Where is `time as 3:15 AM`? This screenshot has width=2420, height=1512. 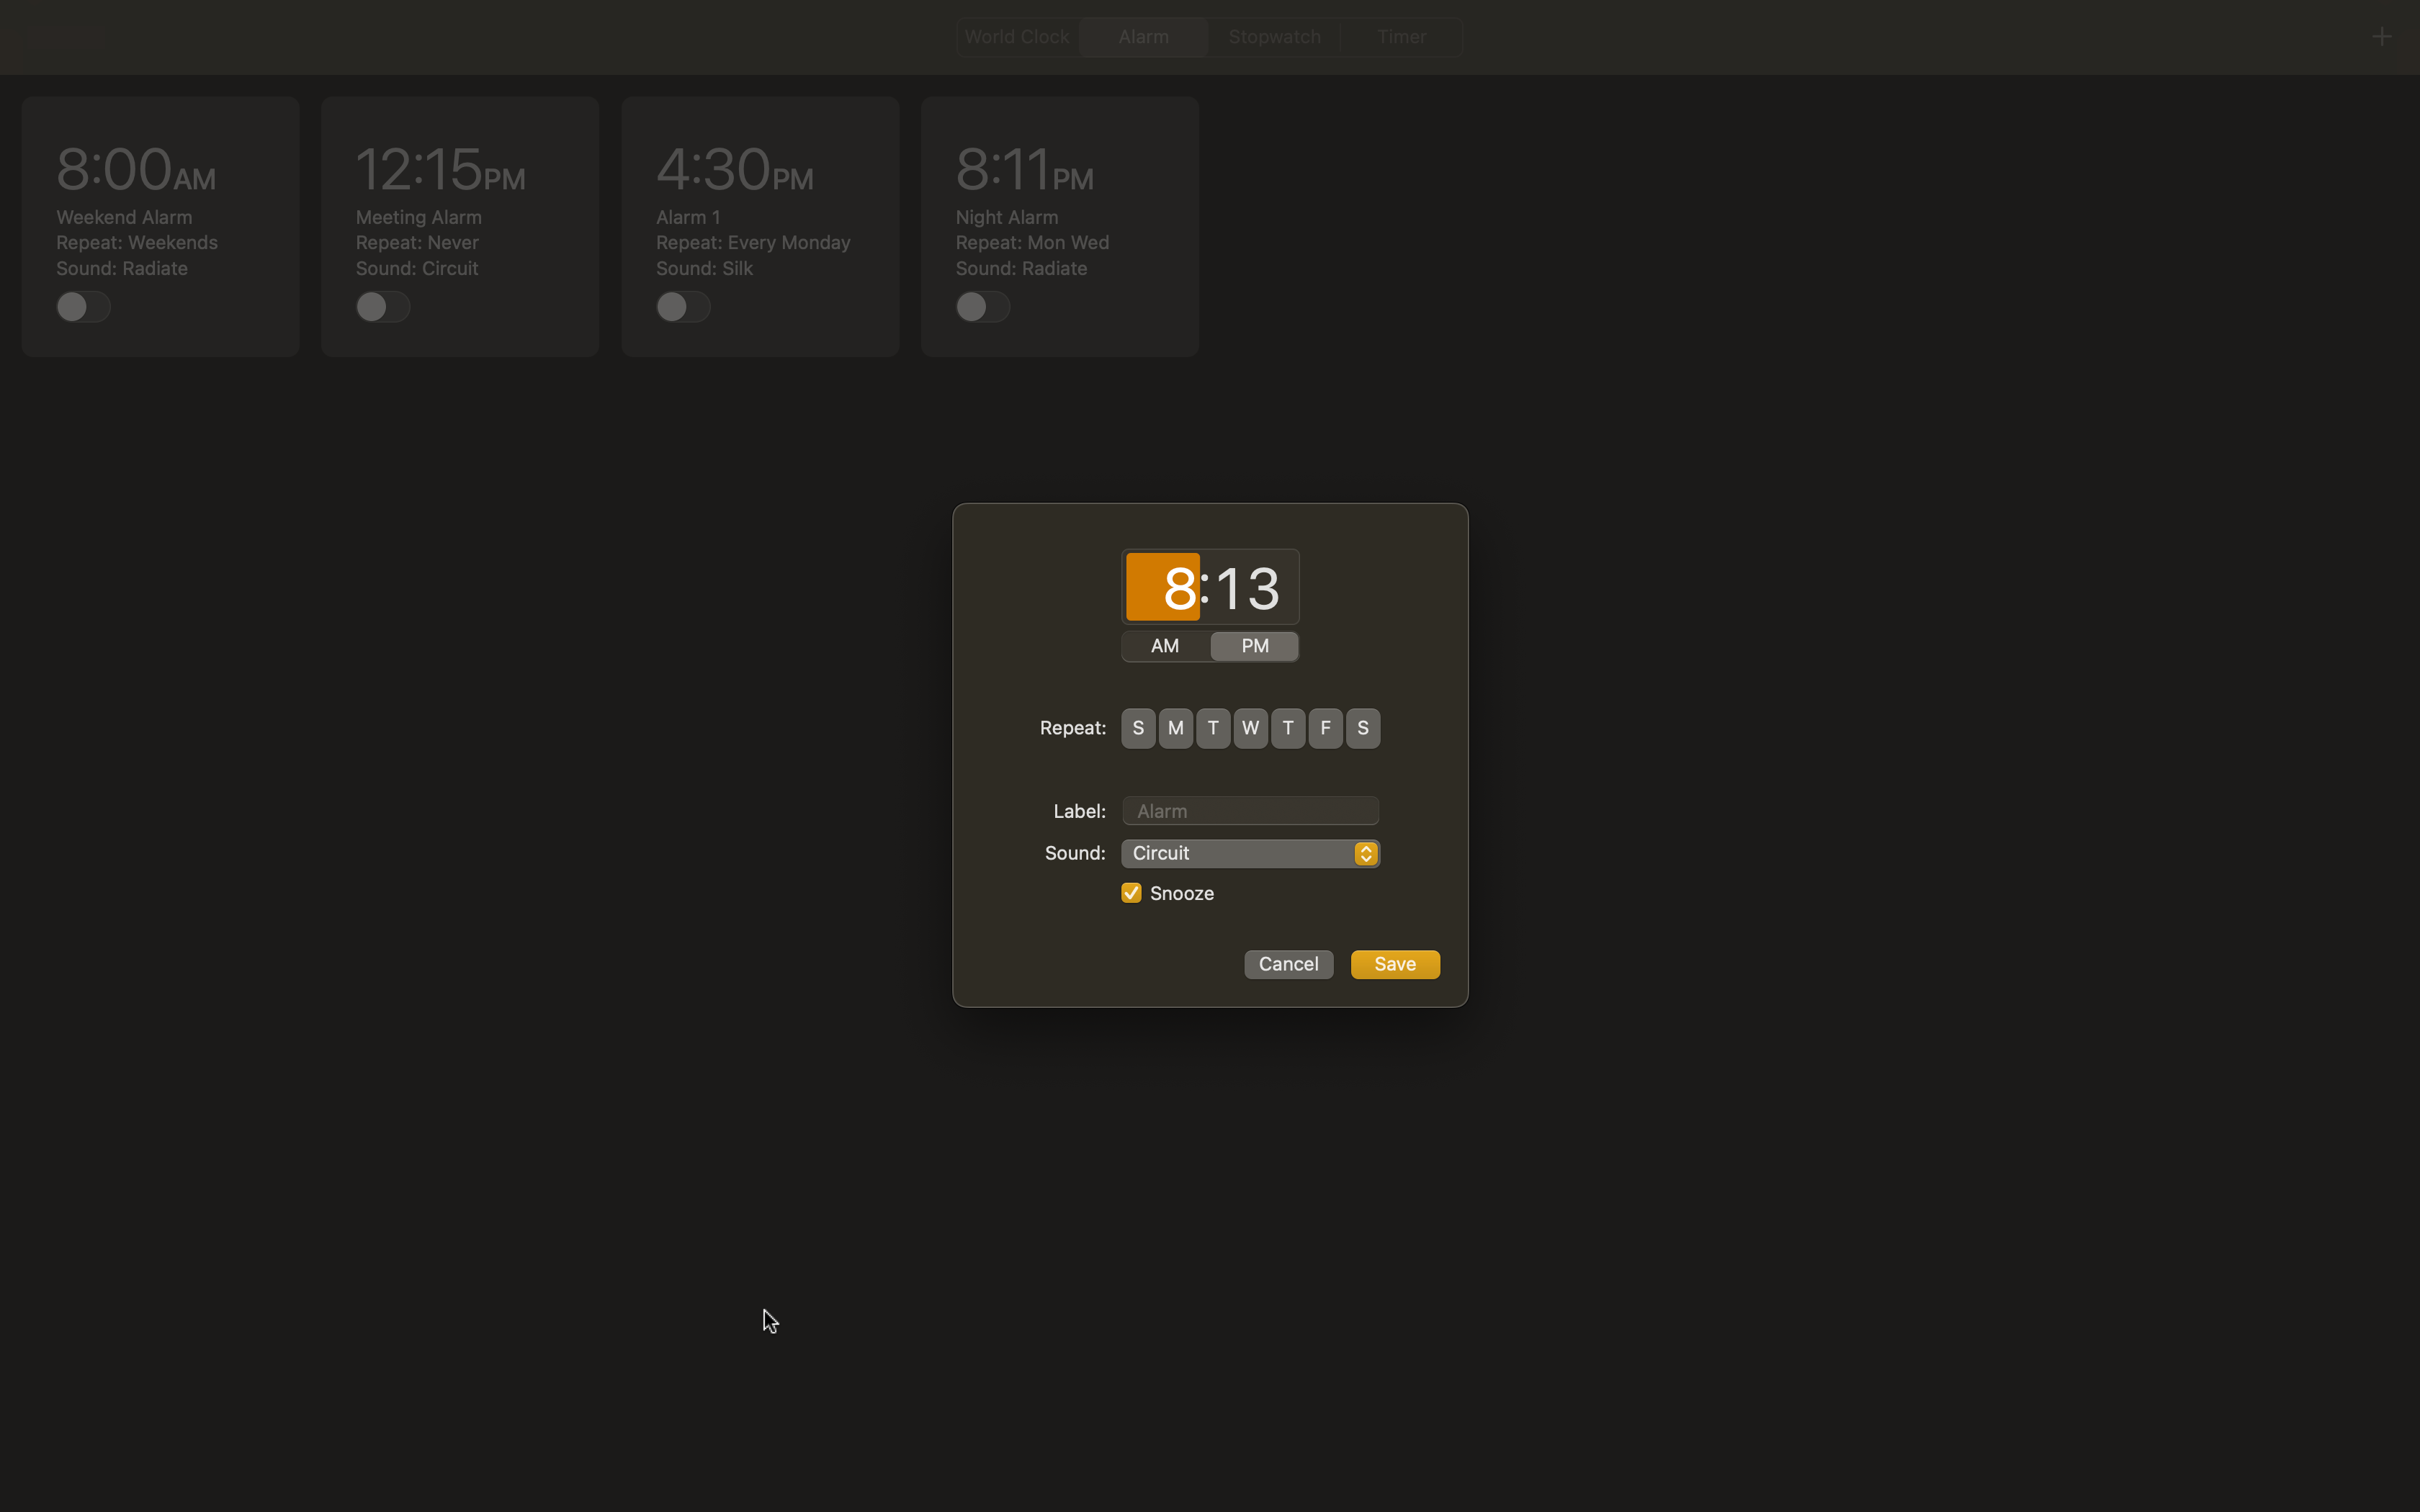 time as 3:15 AM is located at coordinates (1162, 588).